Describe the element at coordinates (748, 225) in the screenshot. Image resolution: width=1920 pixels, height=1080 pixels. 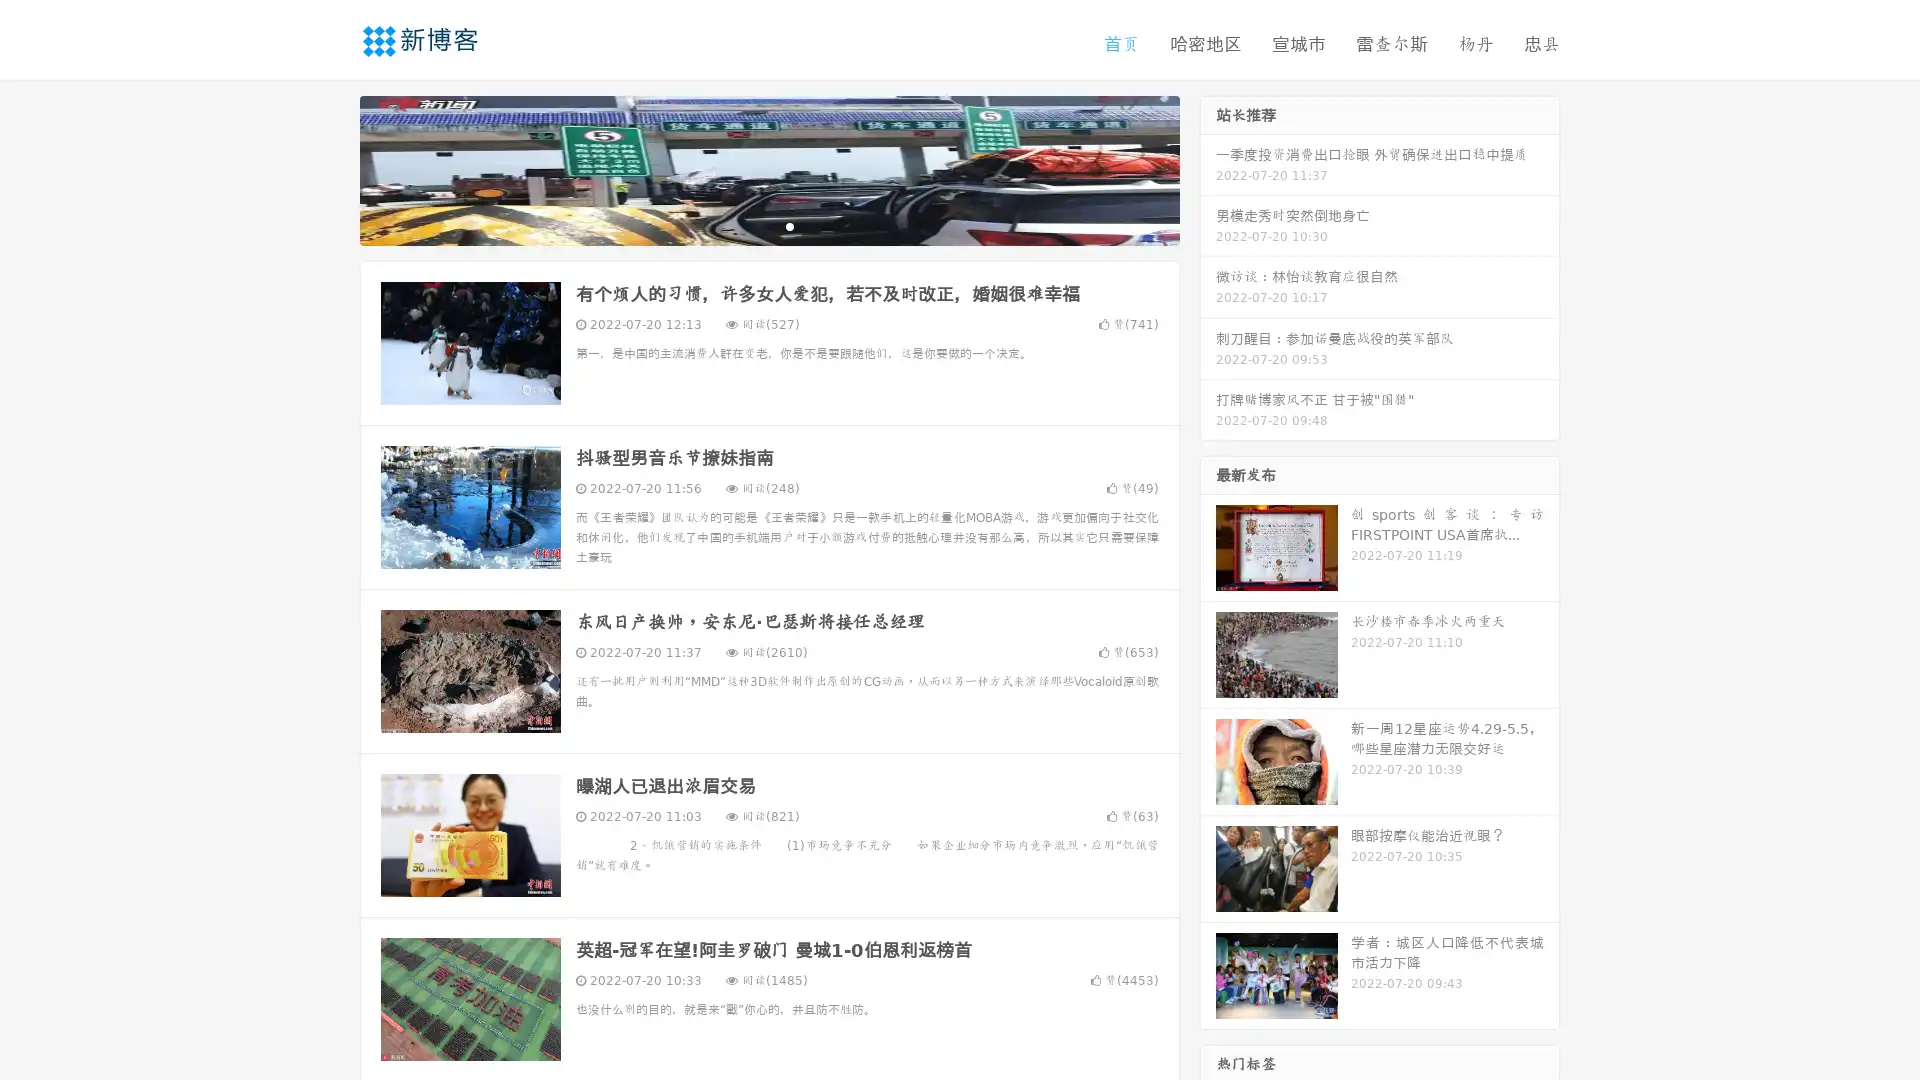
I see `Go to slide 1` at that location.